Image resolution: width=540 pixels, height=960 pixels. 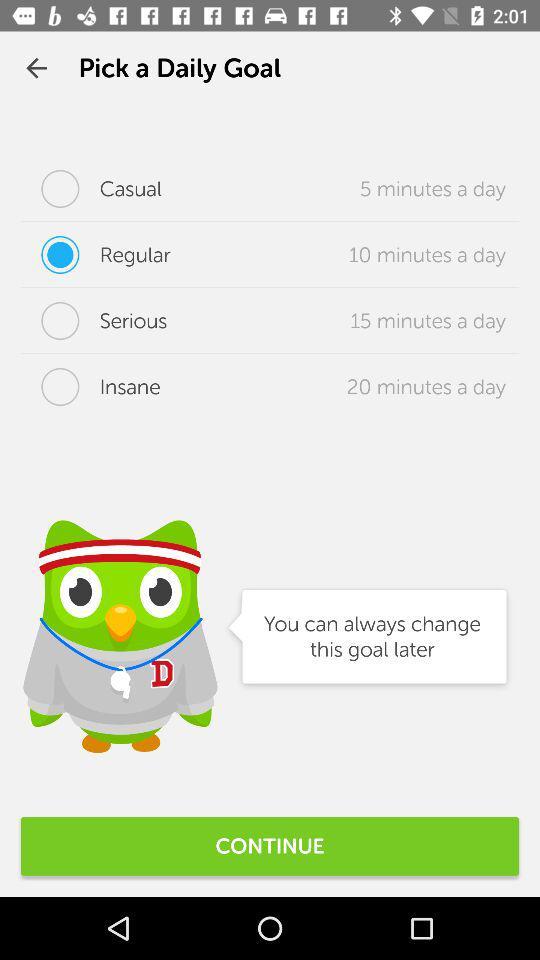 What do you see at coordinates (90, 189) in the screenshot?
I see `the item next to 5 minutes a item` at bounding box center [90, 189].